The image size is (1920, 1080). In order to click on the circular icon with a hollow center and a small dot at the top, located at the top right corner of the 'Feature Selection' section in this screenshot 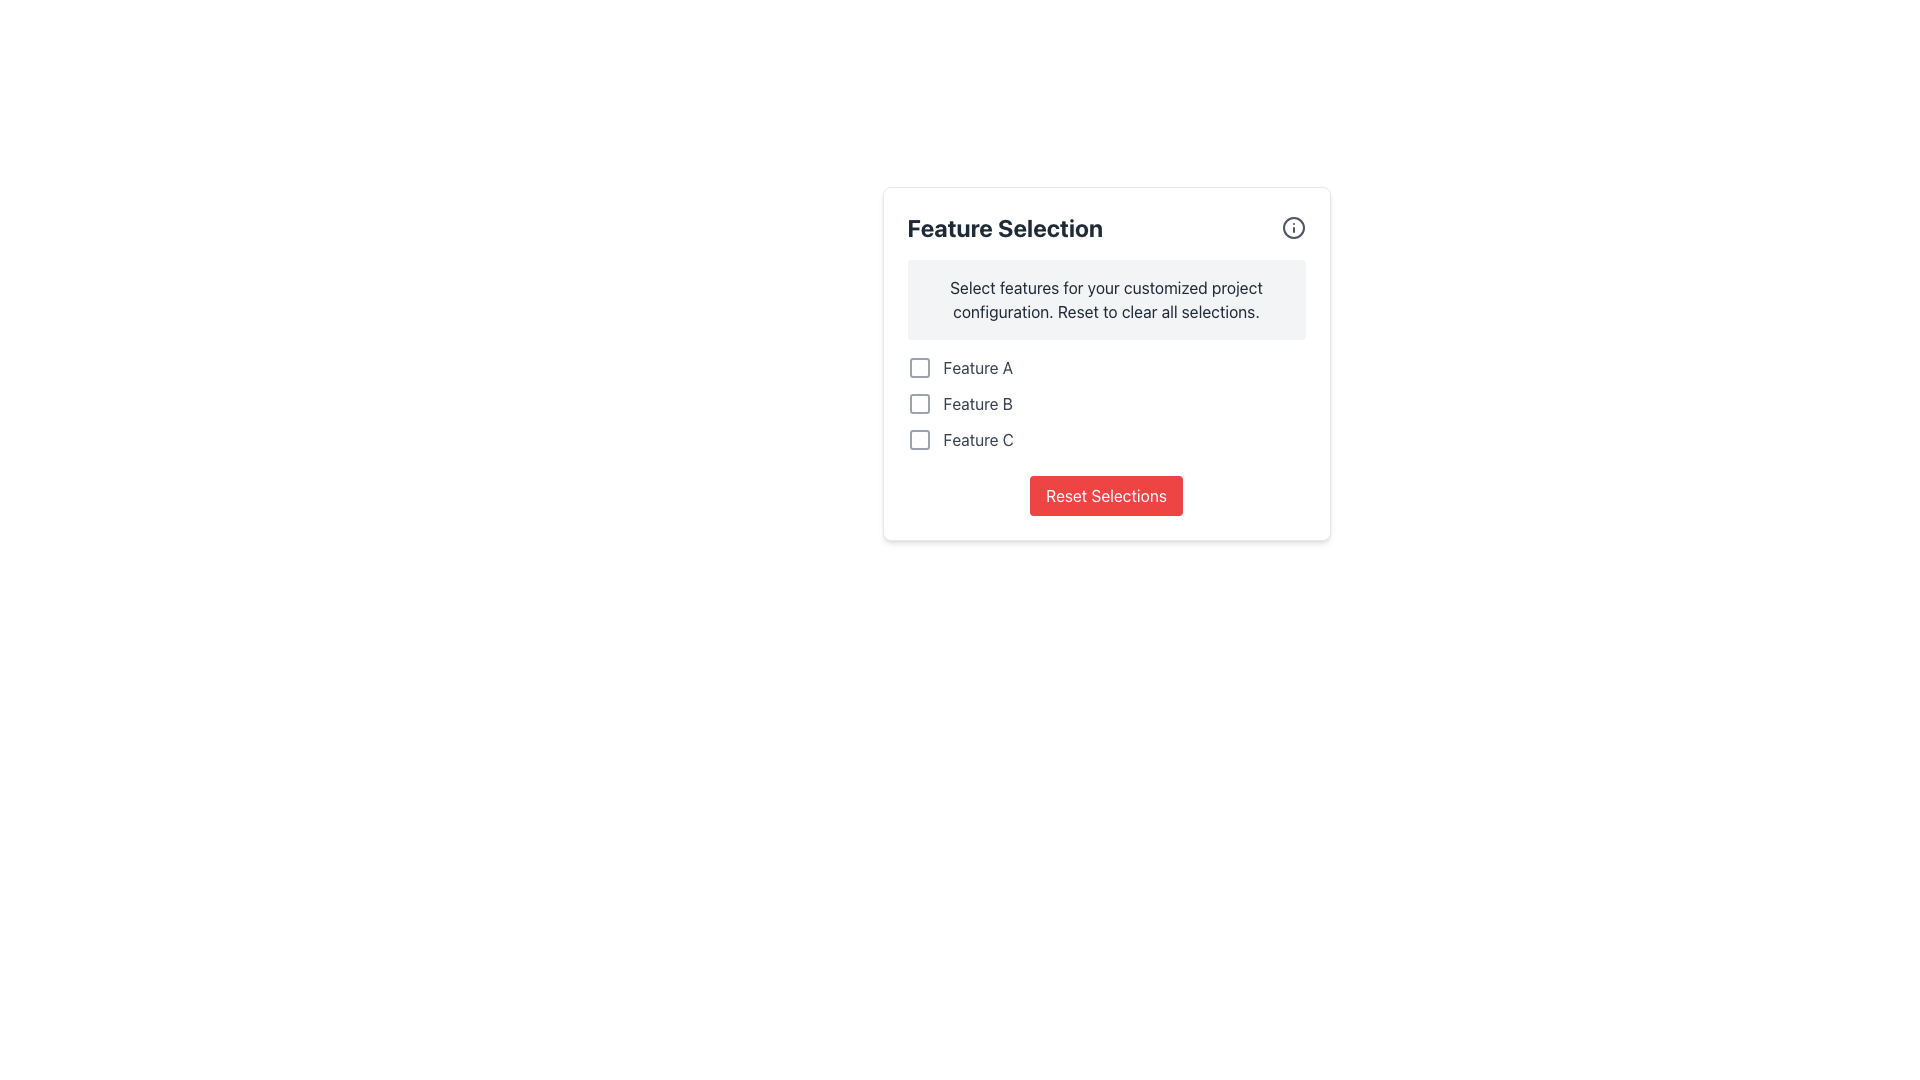, I will do `click(1293, 226)`.